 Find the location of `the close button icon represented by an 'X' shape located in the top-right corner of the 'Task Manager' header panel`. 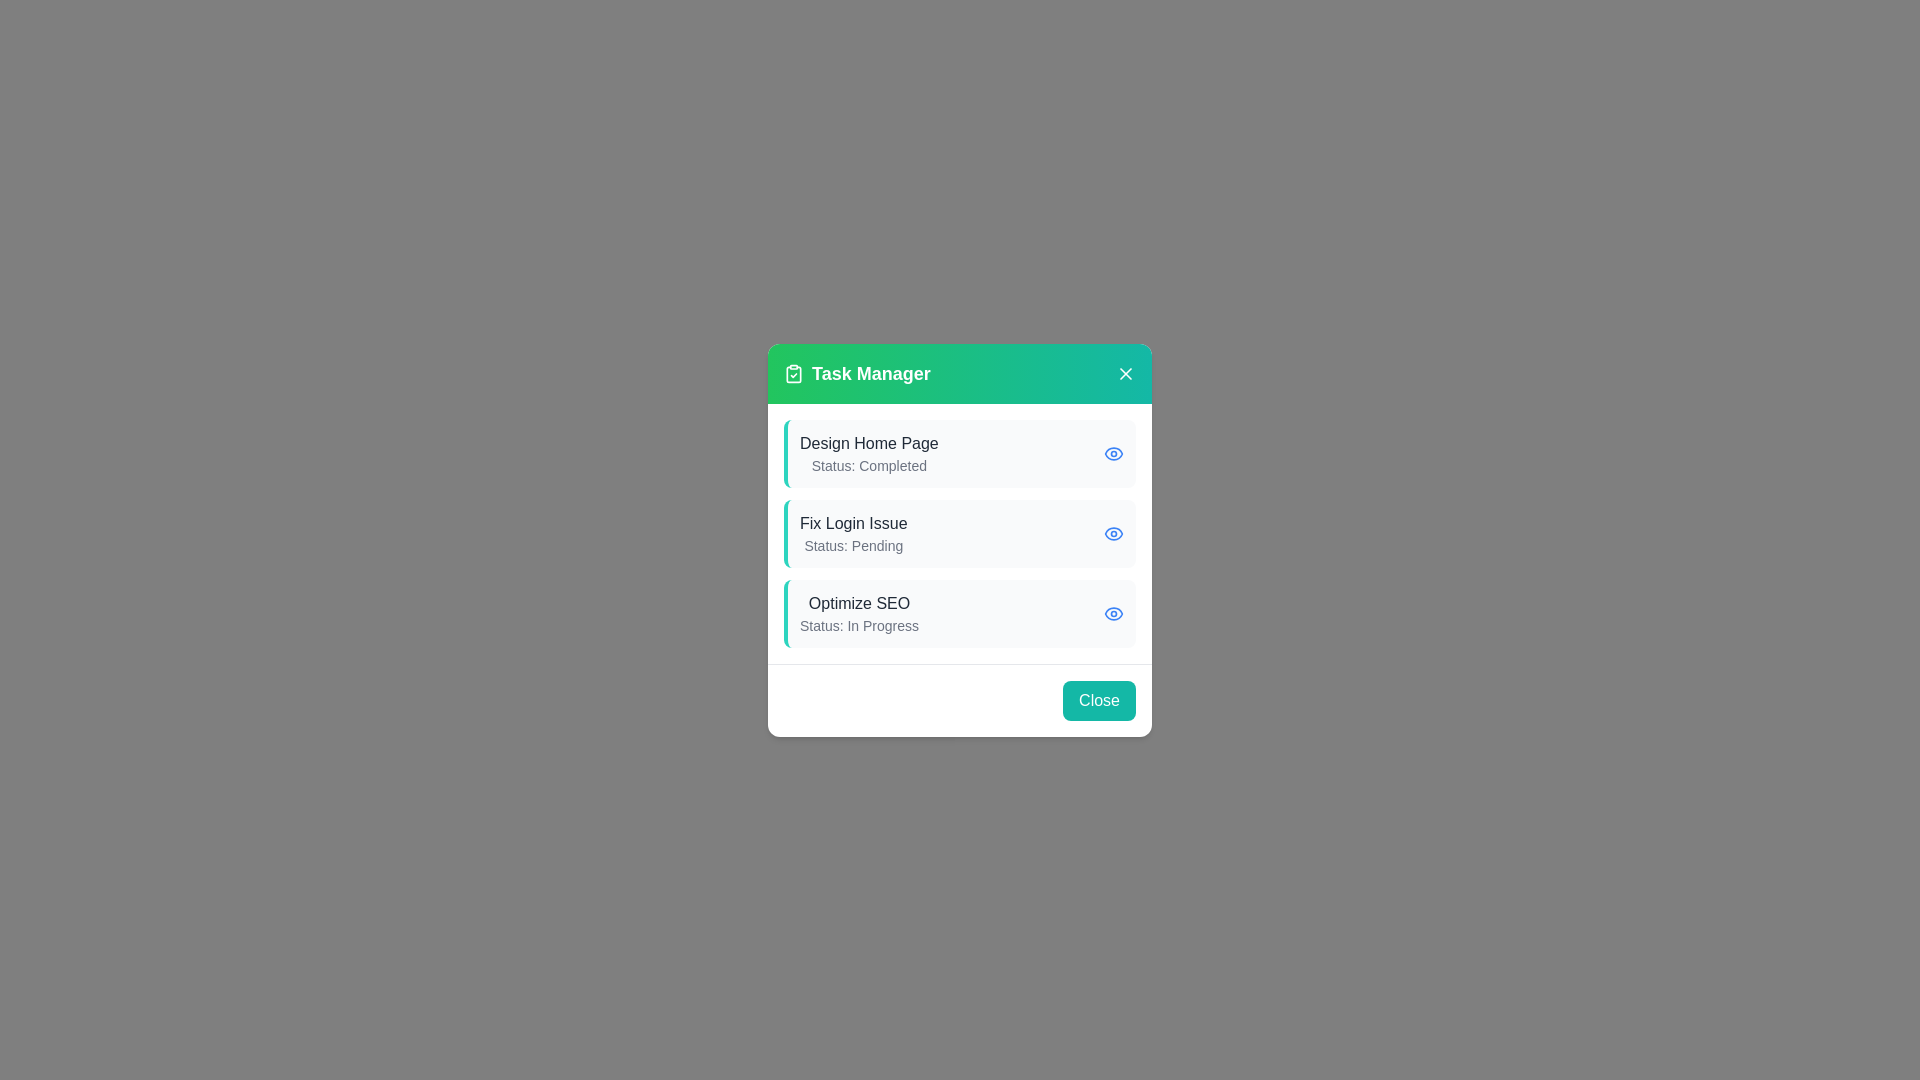

the close button icon represented by an 'X' shape located in the top-right corner of the 'Task Manager' header panel is located at coordinates (1126, 373).